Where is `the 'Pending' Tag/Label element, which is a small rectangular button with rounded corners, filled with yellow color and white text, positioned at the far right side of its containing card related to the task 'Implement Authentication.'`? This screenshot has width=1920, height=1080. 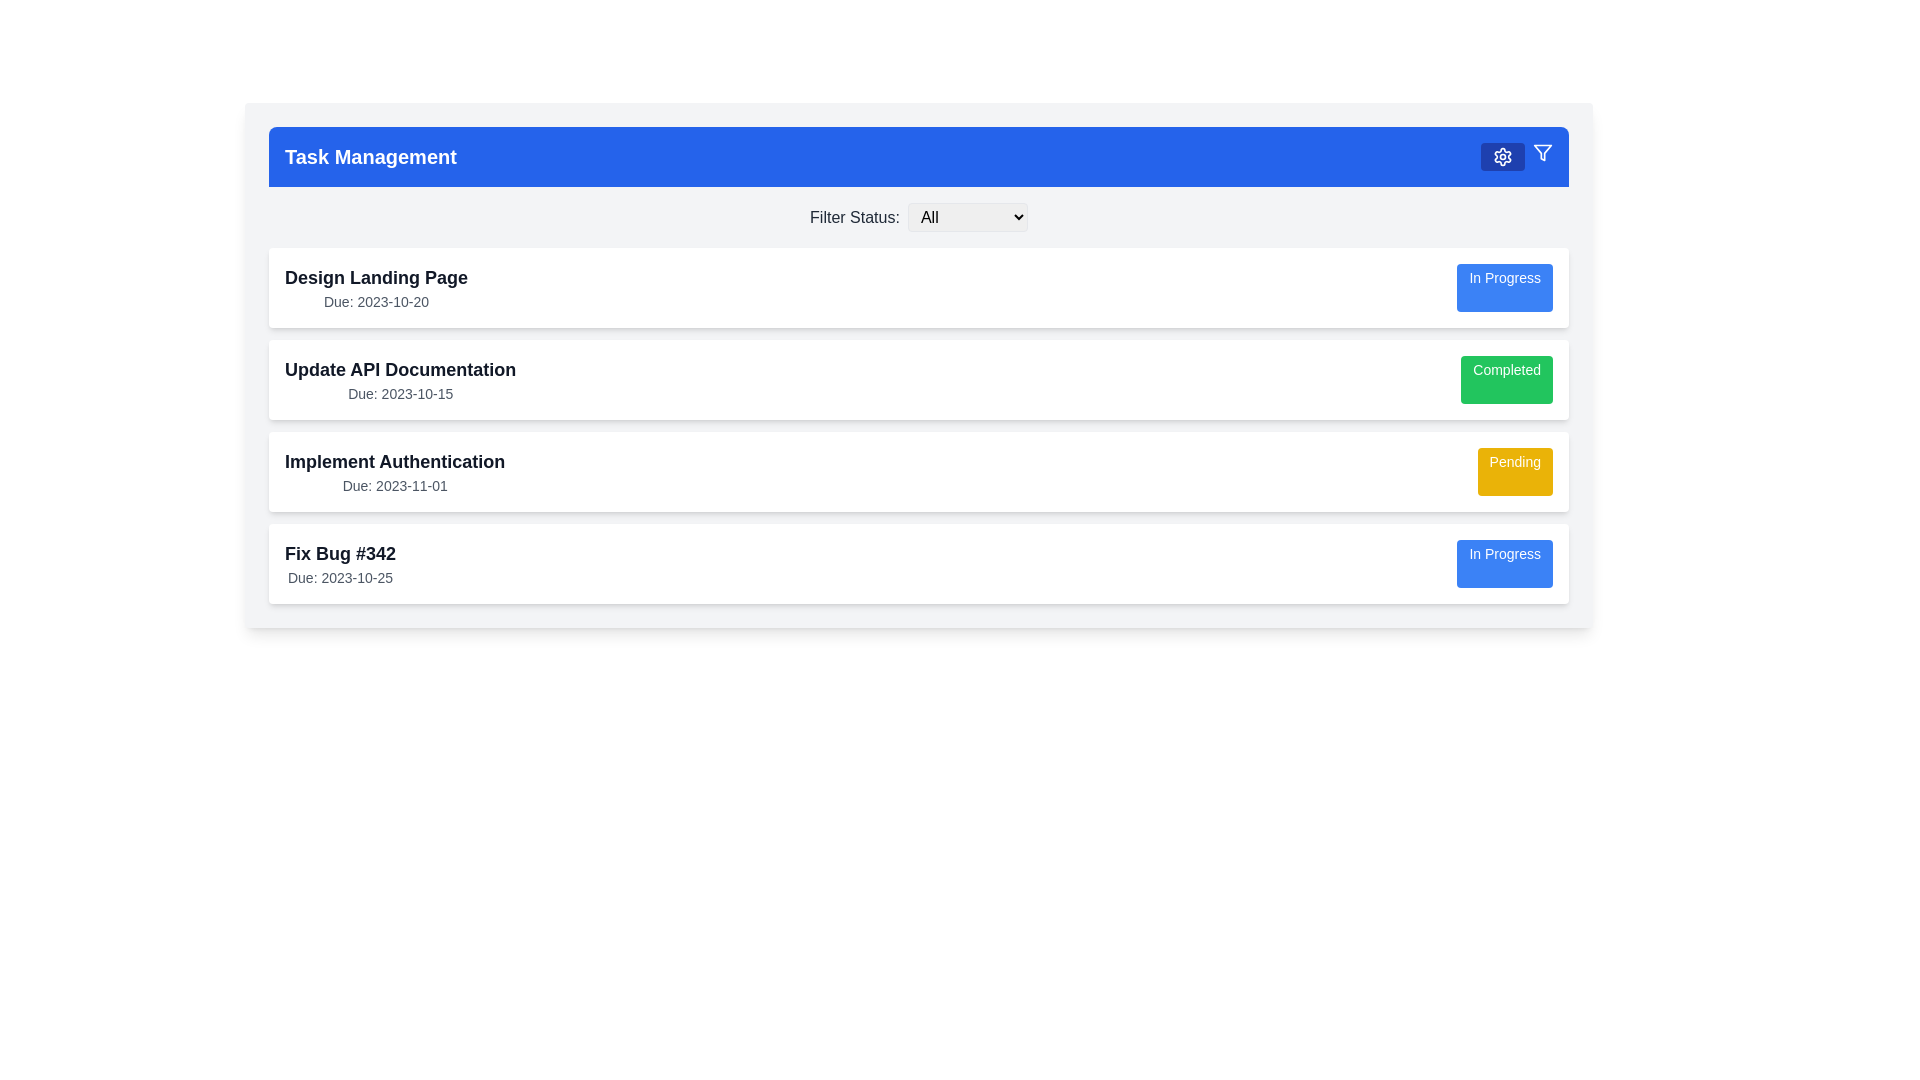
the 'Pending' Tag/Label element, which is a small rectangular button with rounded corners, filled with yellow color and white text, positioned at the far right side of its containing card related to the task 'Implement Authentication.' is located at coordinates (1515, 471).